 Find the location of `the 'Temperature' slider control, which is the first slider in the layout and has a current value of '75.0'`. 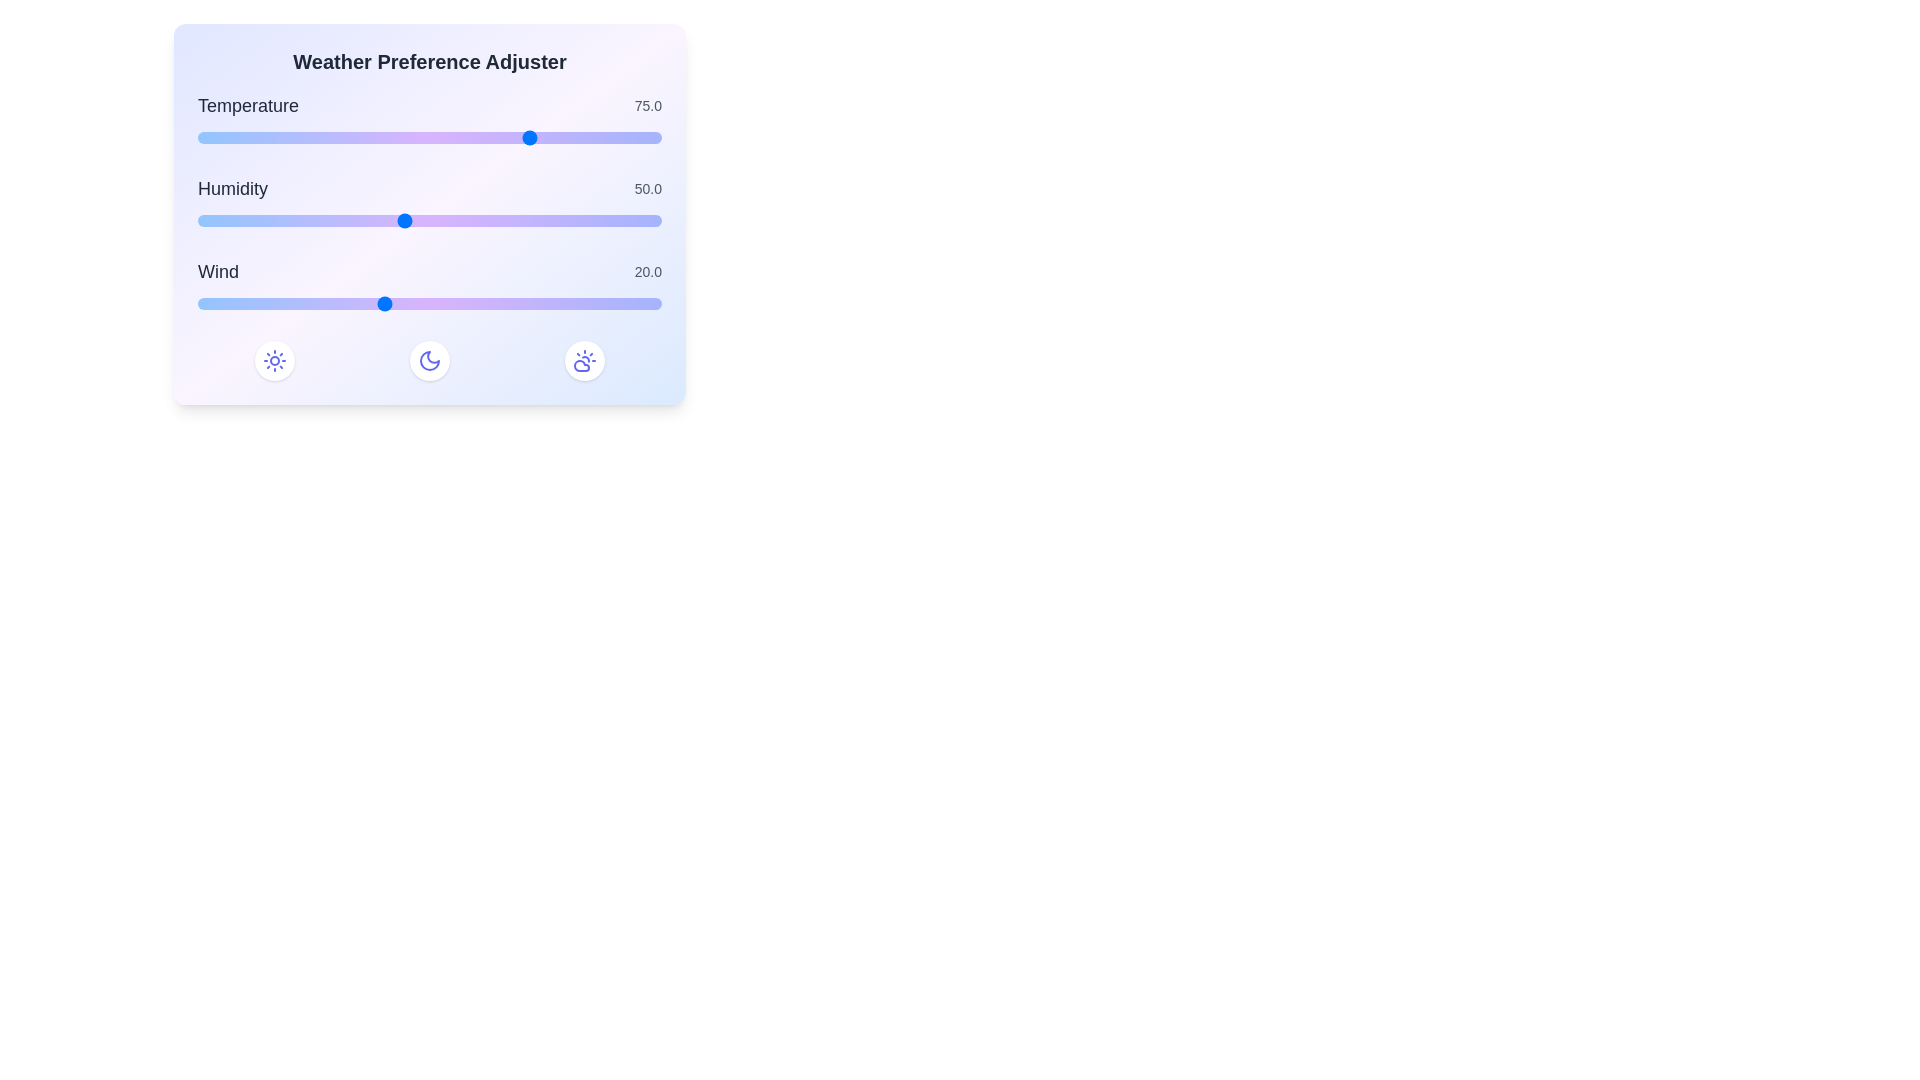

the 'Temperature' slider control, which is the first slider in the layout and has a current value of '75.0' is located at coordinates (429, 121).